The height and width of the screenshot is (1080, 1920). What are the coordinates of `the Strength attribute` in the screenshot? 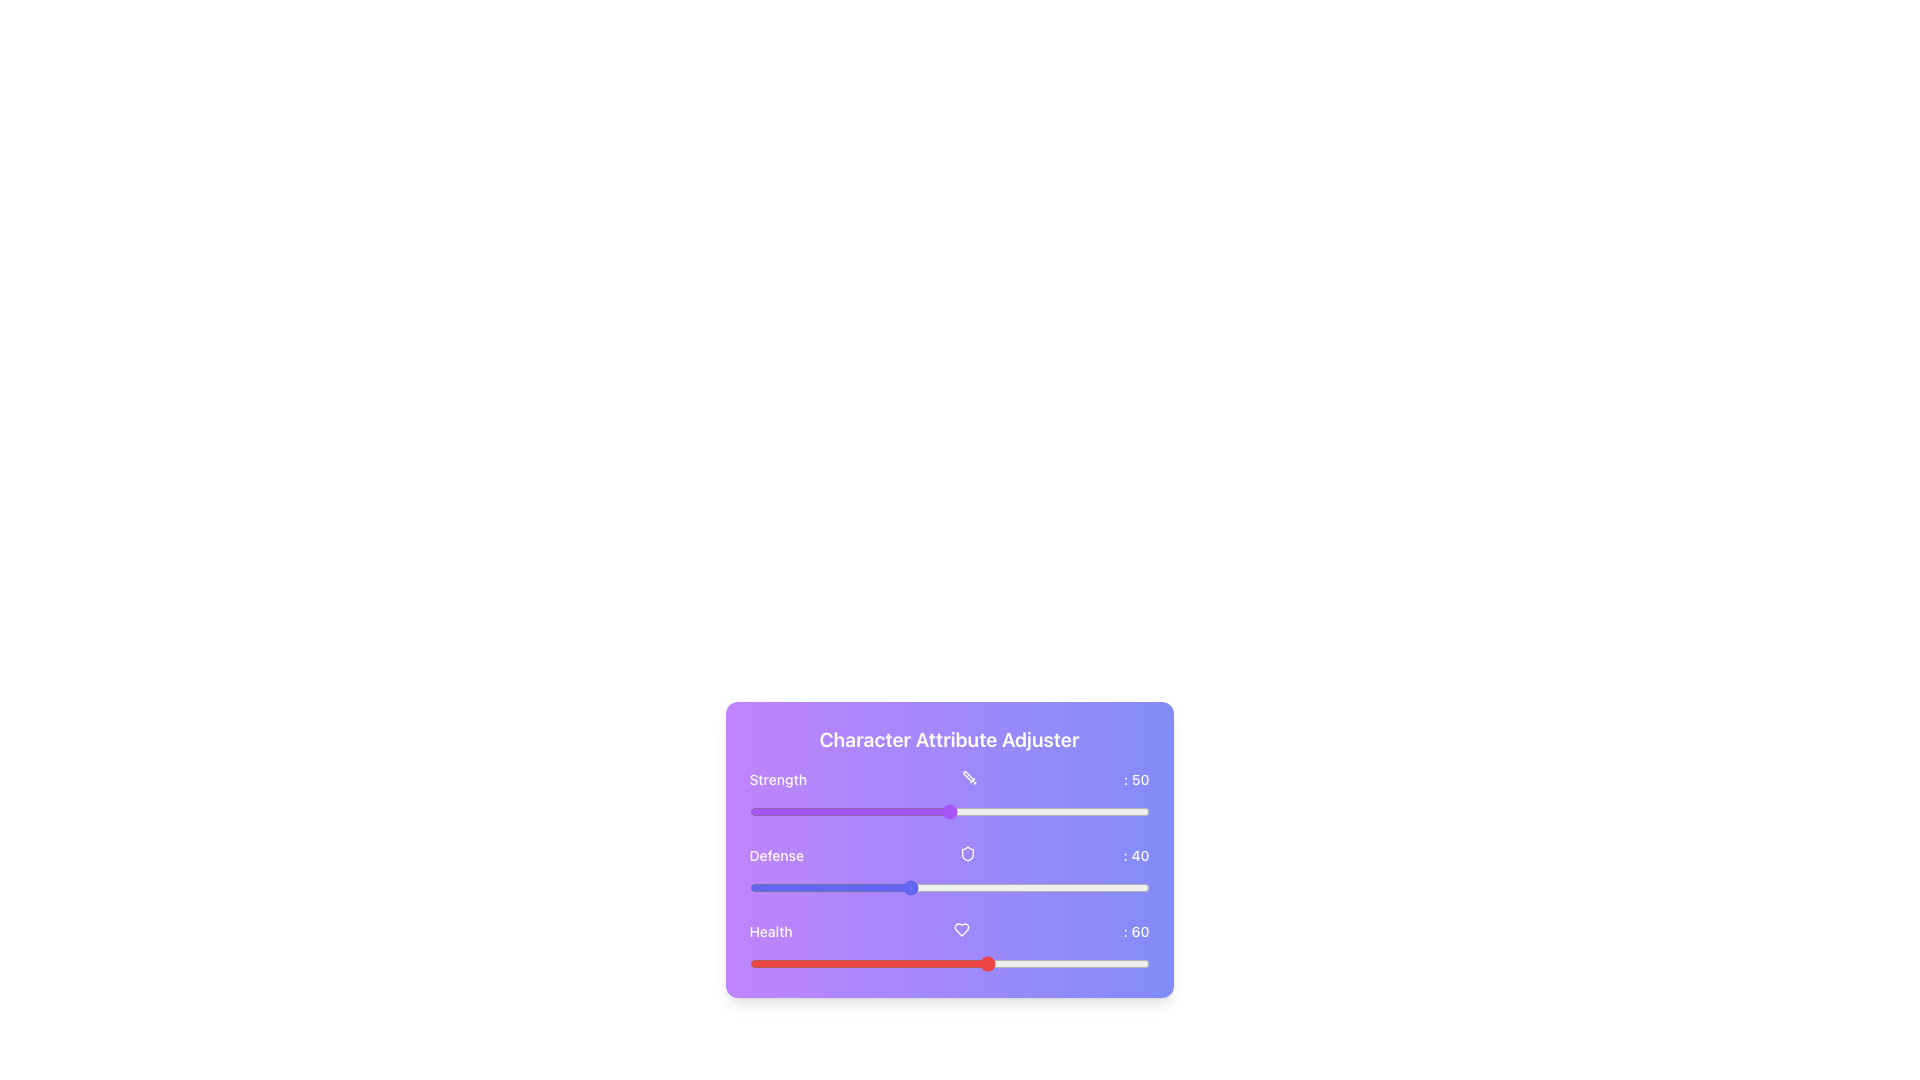 It's located at (1133, 812).